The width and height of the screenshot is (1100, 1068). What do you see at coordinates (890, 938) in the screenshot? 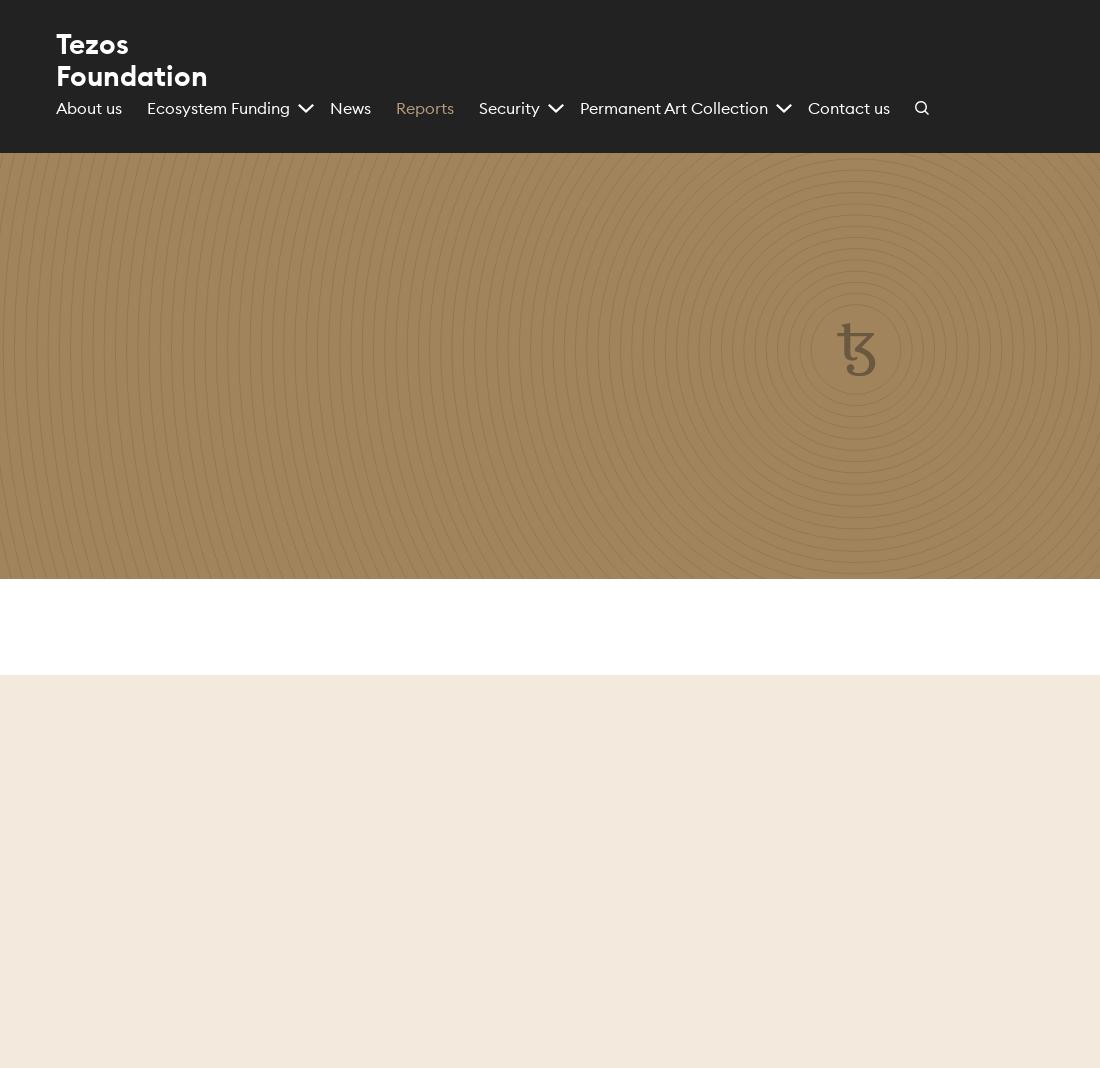
I see `'The Tezos ecosystem experienced consistent growth in daily active wallets with the total number of wallets surpassing 4.5 million. The ecosystem also witnessed a notable increase in Total Value Locked (TVL) both in XTZ and USD.'` at bounding box center [890, 938].